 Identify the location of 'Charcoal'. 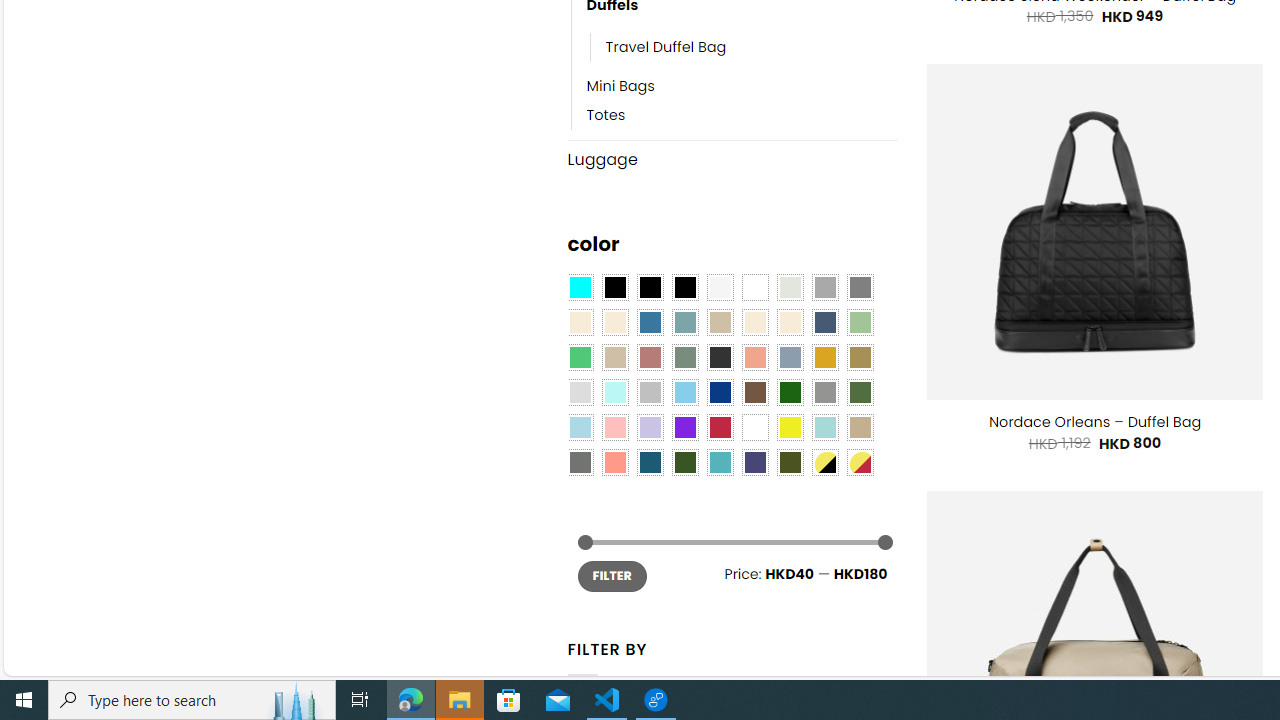
(720, 356).